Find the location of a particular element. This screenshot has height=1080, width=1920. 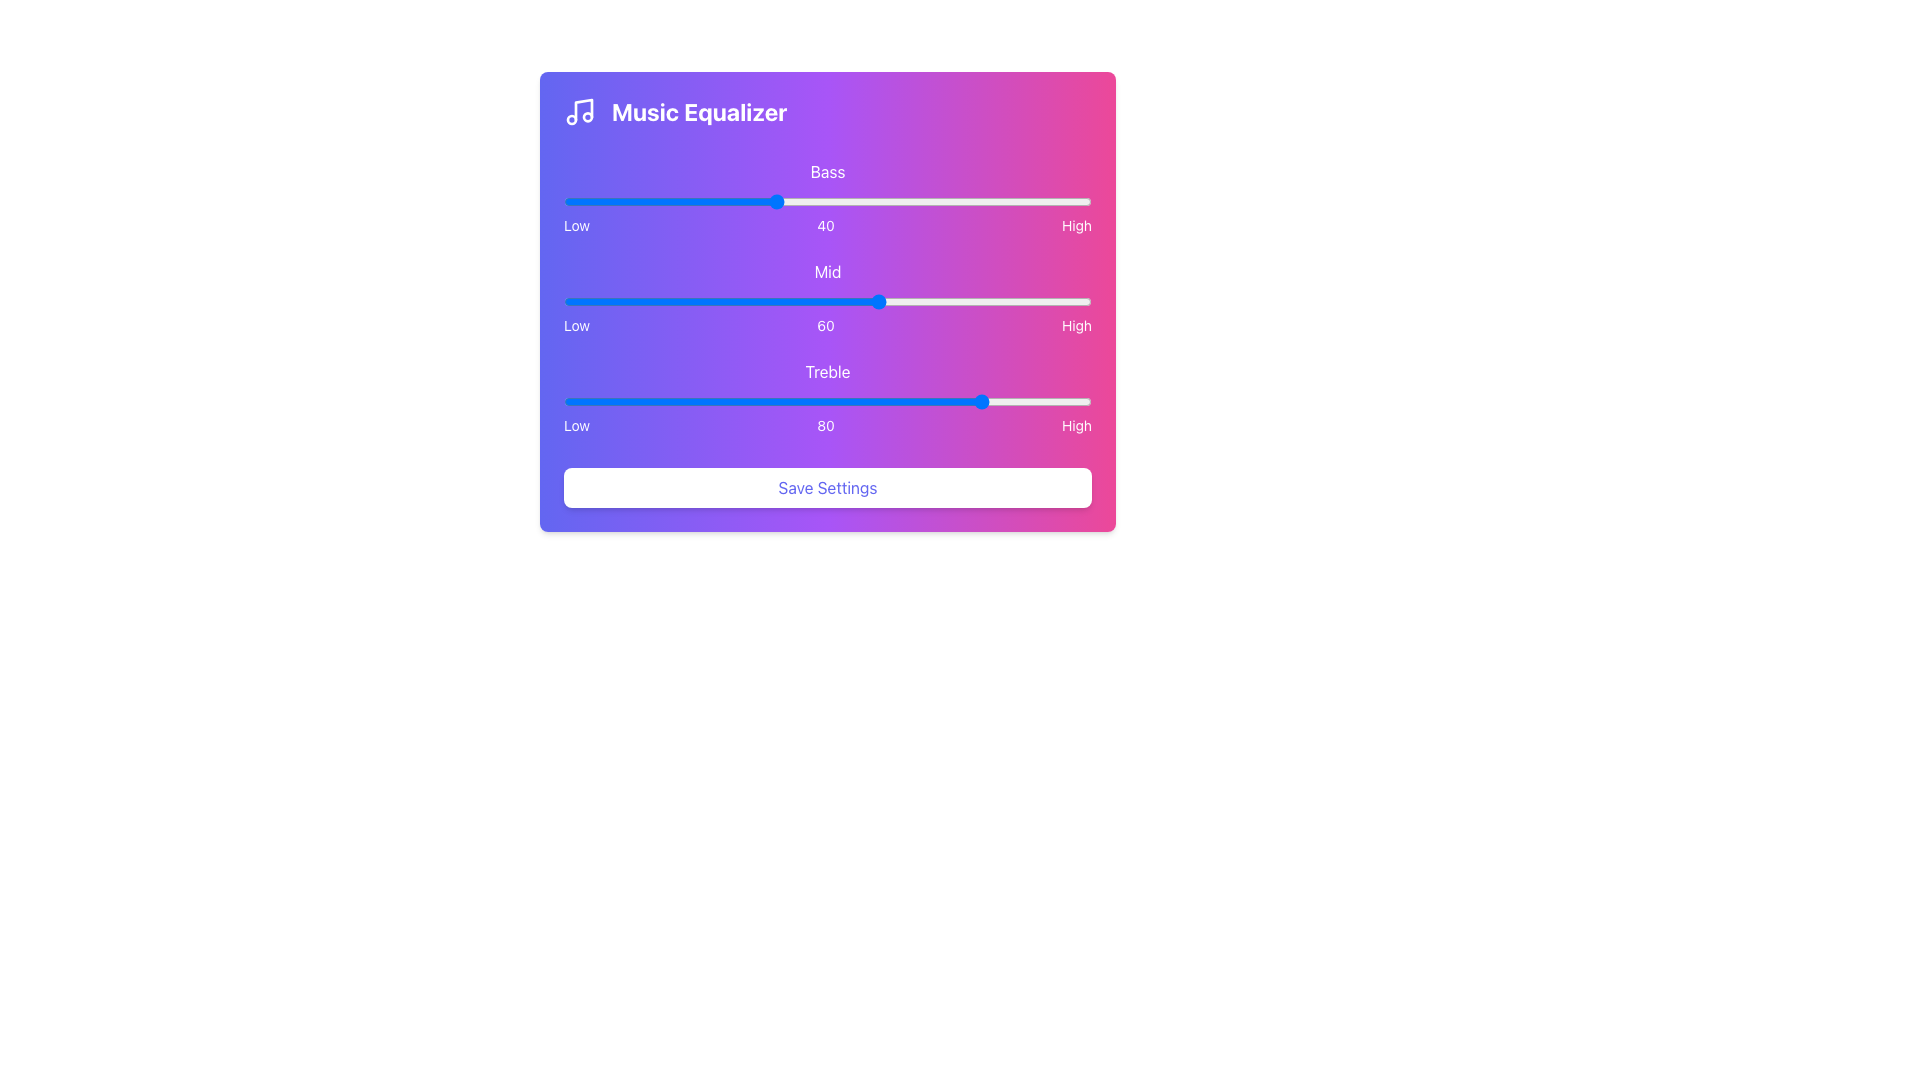

the bass level is located at coordinates (732, 201).